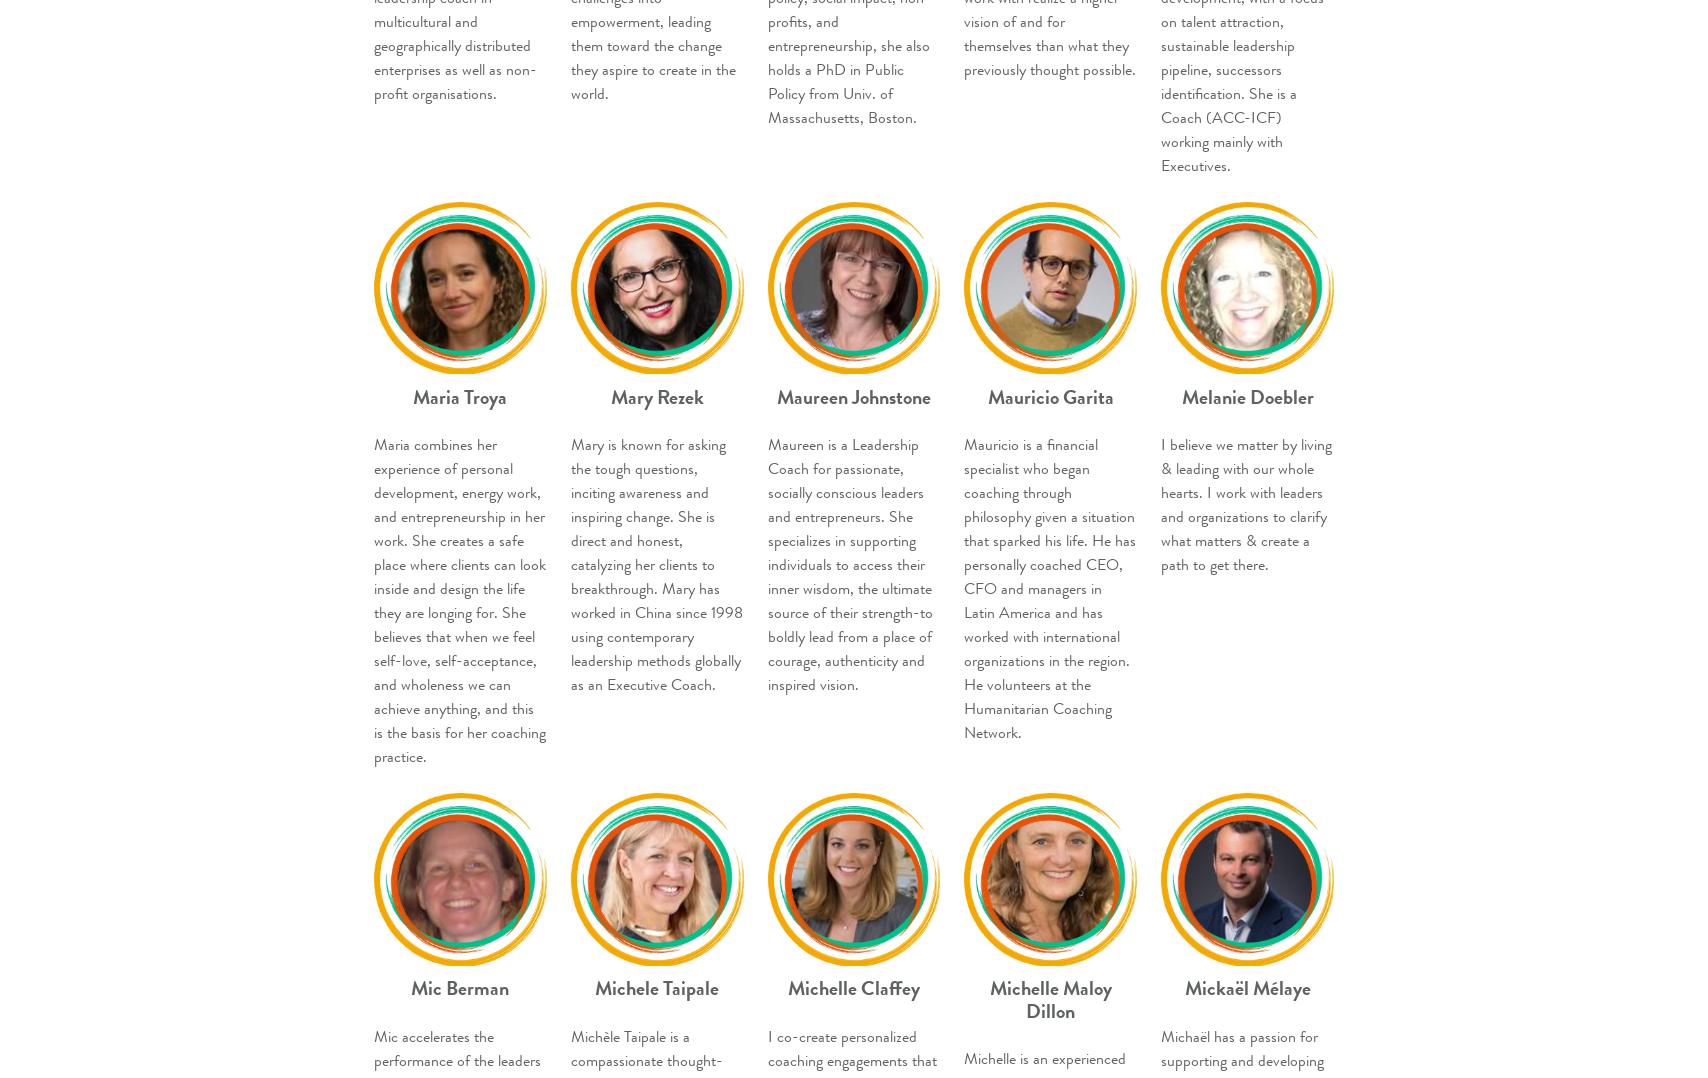 Image resolution: width=1708 pixels, height=1078 pixels. Describe the element at coordinates (852, 988) in the screenshot. I see `'Michelle Claffey'` at that location.